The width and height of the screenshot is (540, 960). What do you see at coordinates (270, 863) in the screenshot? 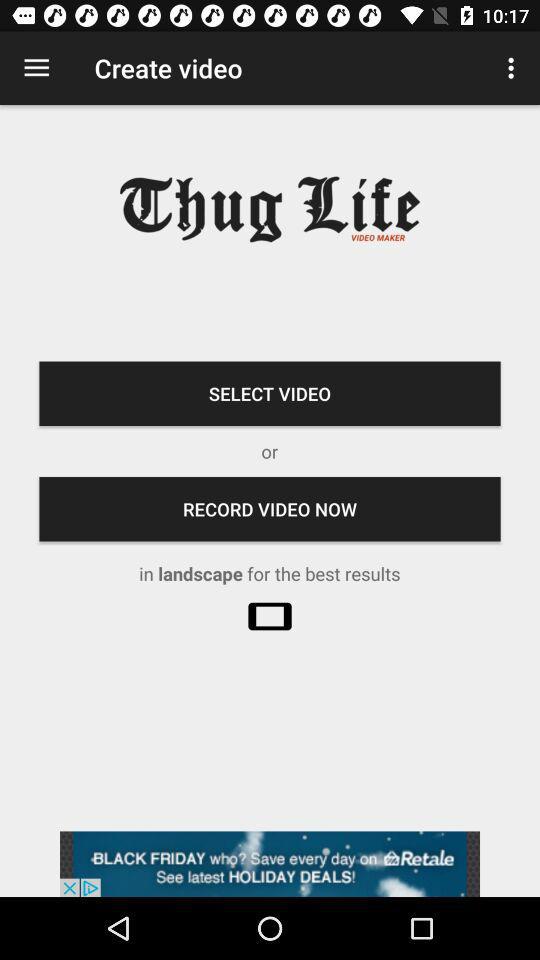
I see `advatisment` at bounding box center [270, 863].